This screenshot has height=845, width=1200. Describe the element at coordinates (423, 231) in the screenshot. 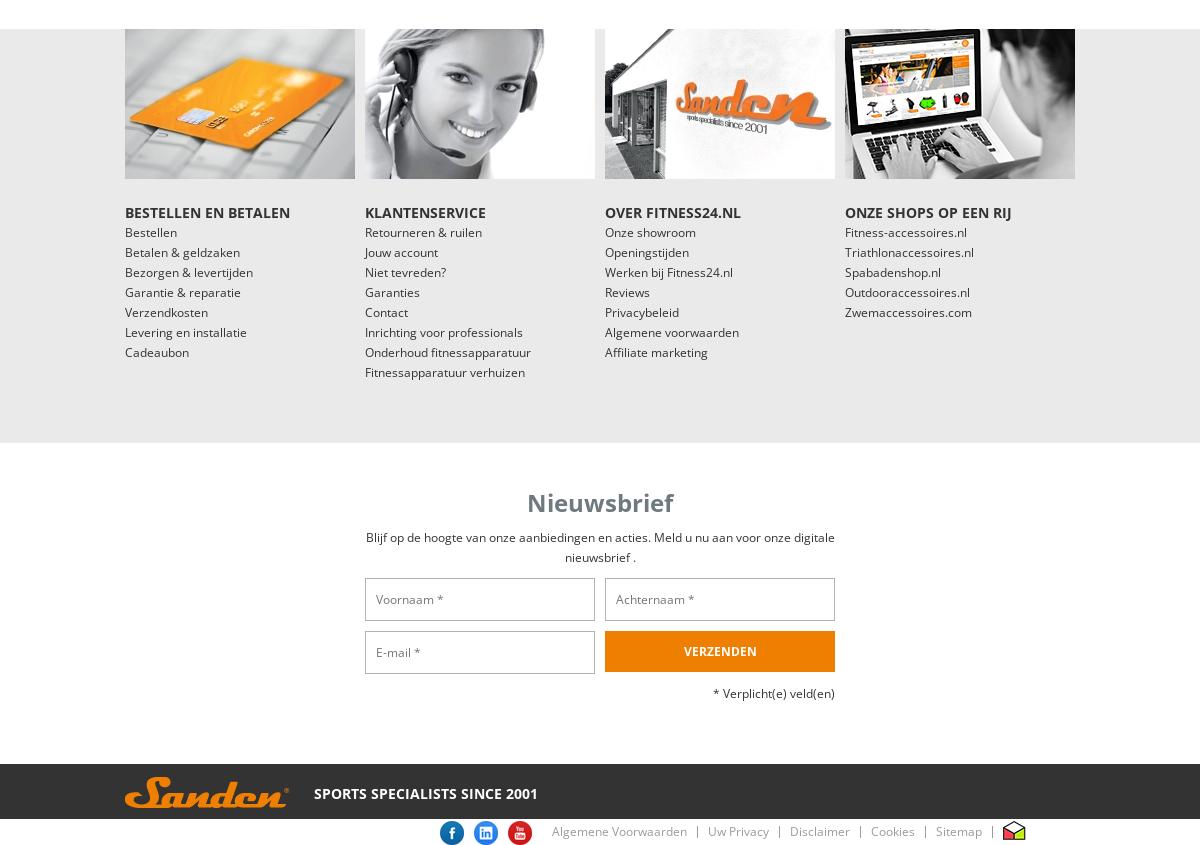

I see `'Retourneren & ruilen'` at that location.